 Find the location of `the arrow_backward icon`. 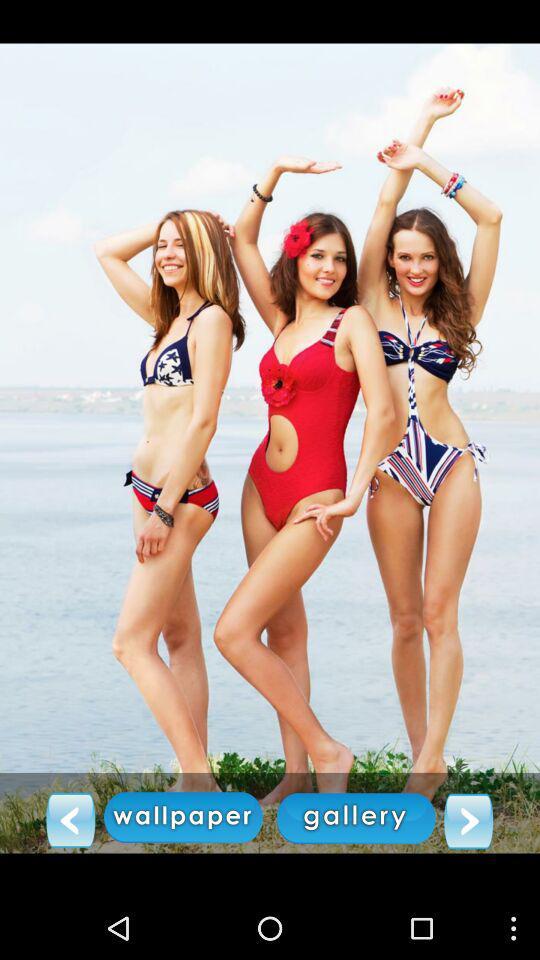

the arrow_backward icon is located at coordinates (69, 877).